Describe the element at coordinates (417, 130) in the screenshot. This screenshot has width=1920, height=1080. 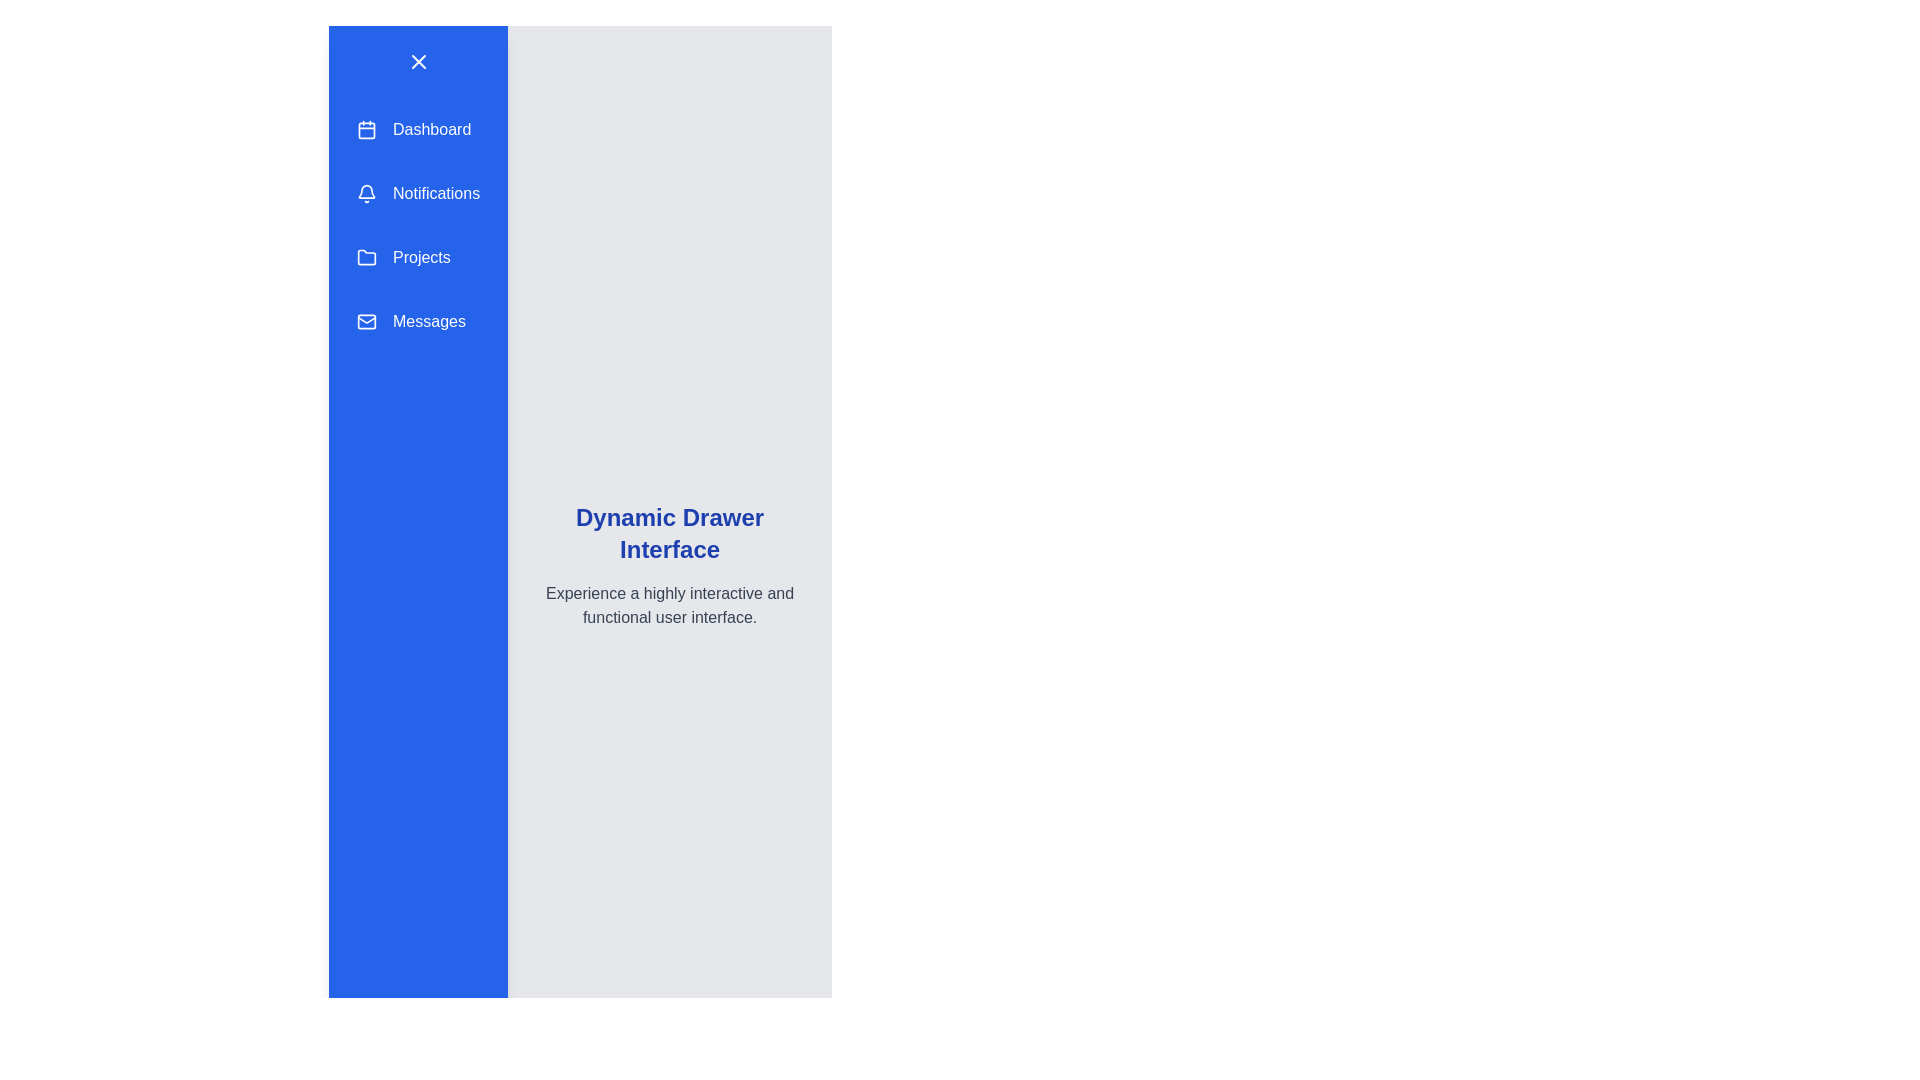
I see `the menu option Dashboard to see the hover effect` at that location.